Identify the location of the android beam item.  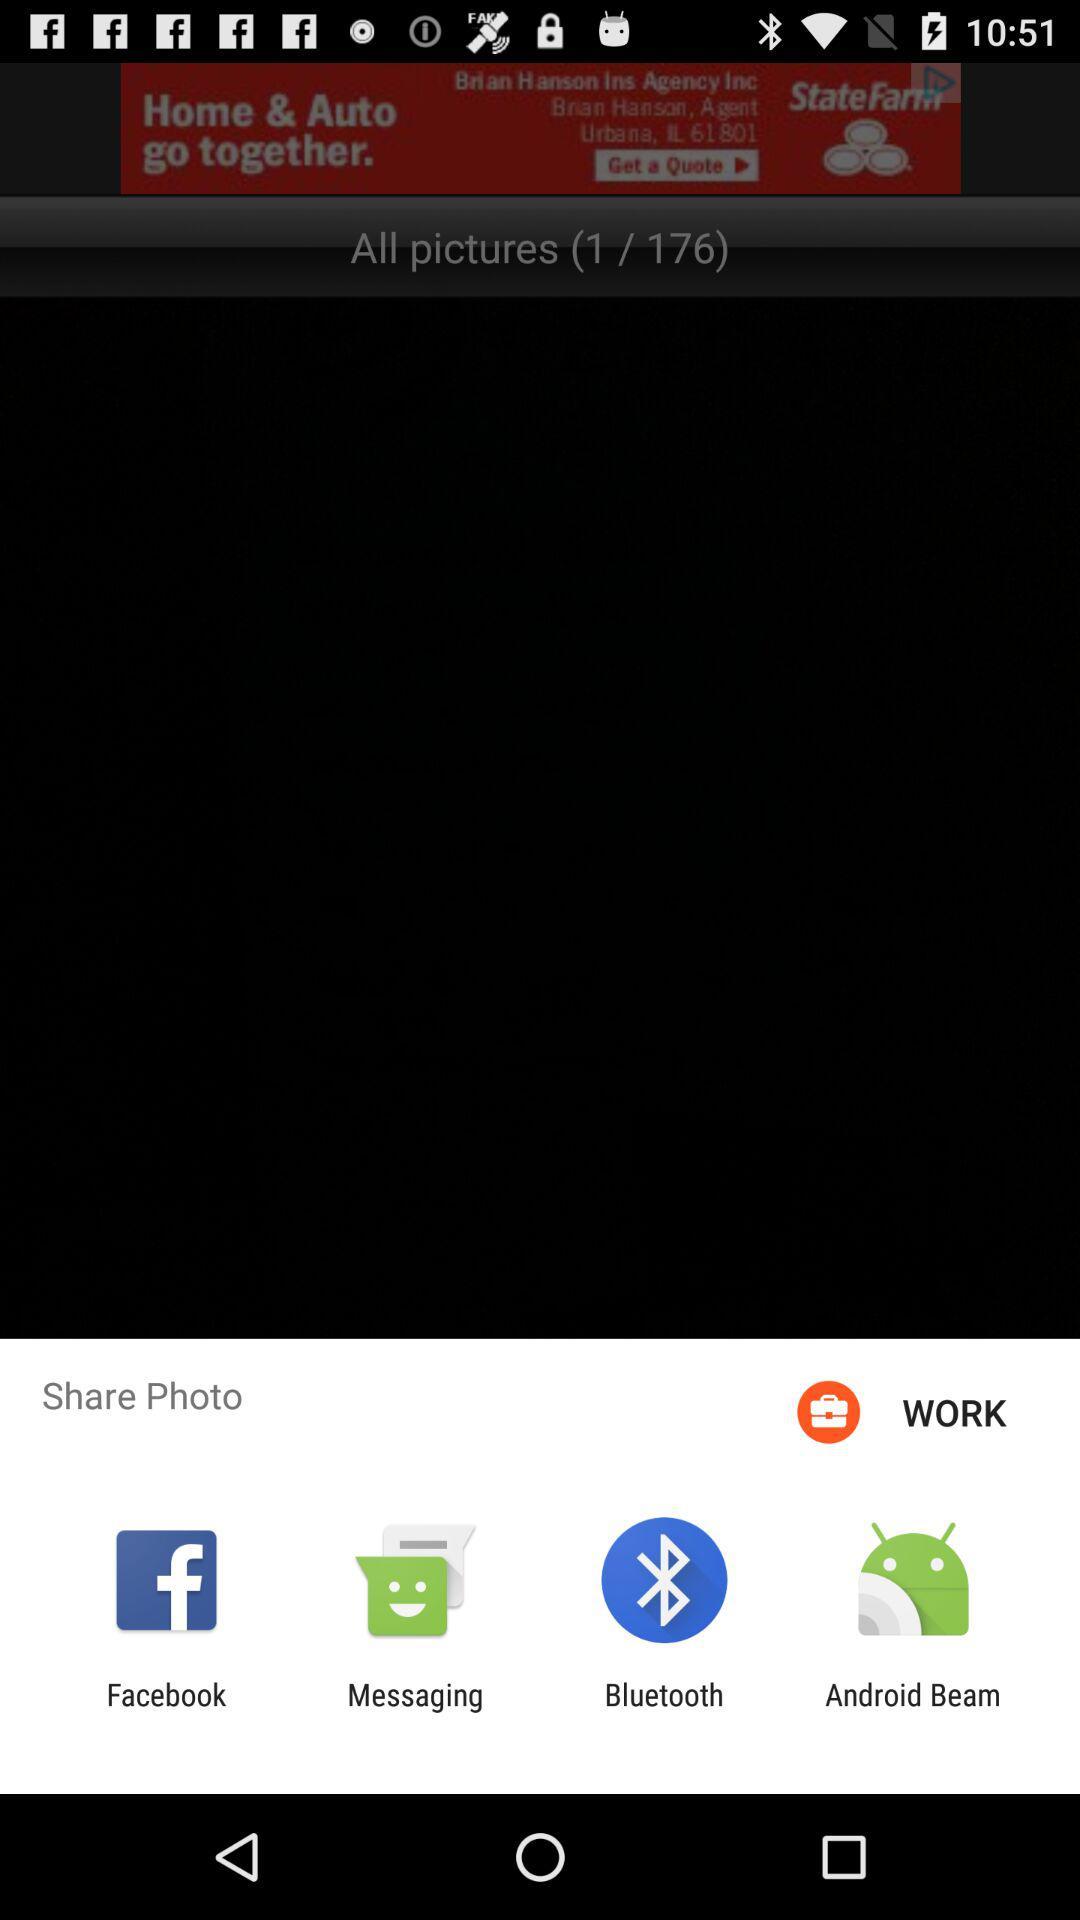
(913, 1711).